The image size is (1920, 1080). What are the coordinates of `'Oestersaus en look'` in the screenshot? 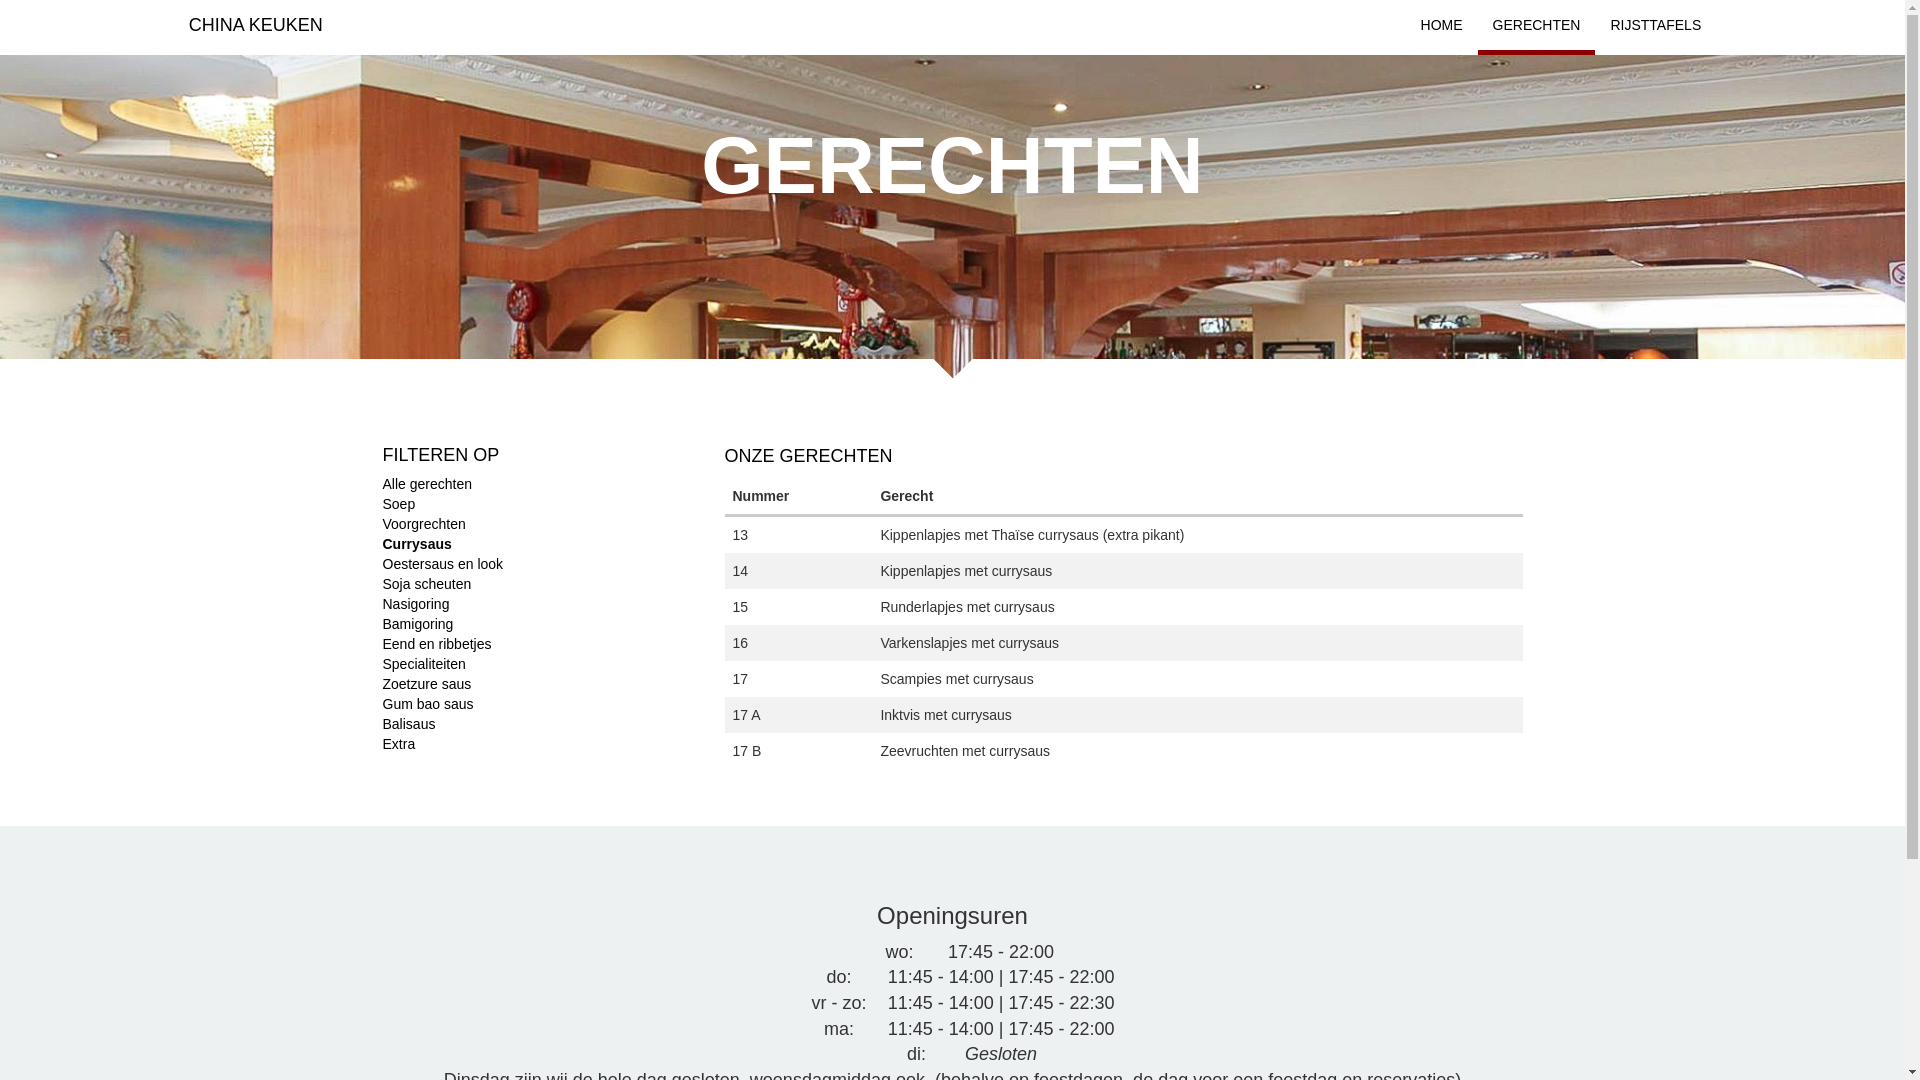 It's located at (441, 563).